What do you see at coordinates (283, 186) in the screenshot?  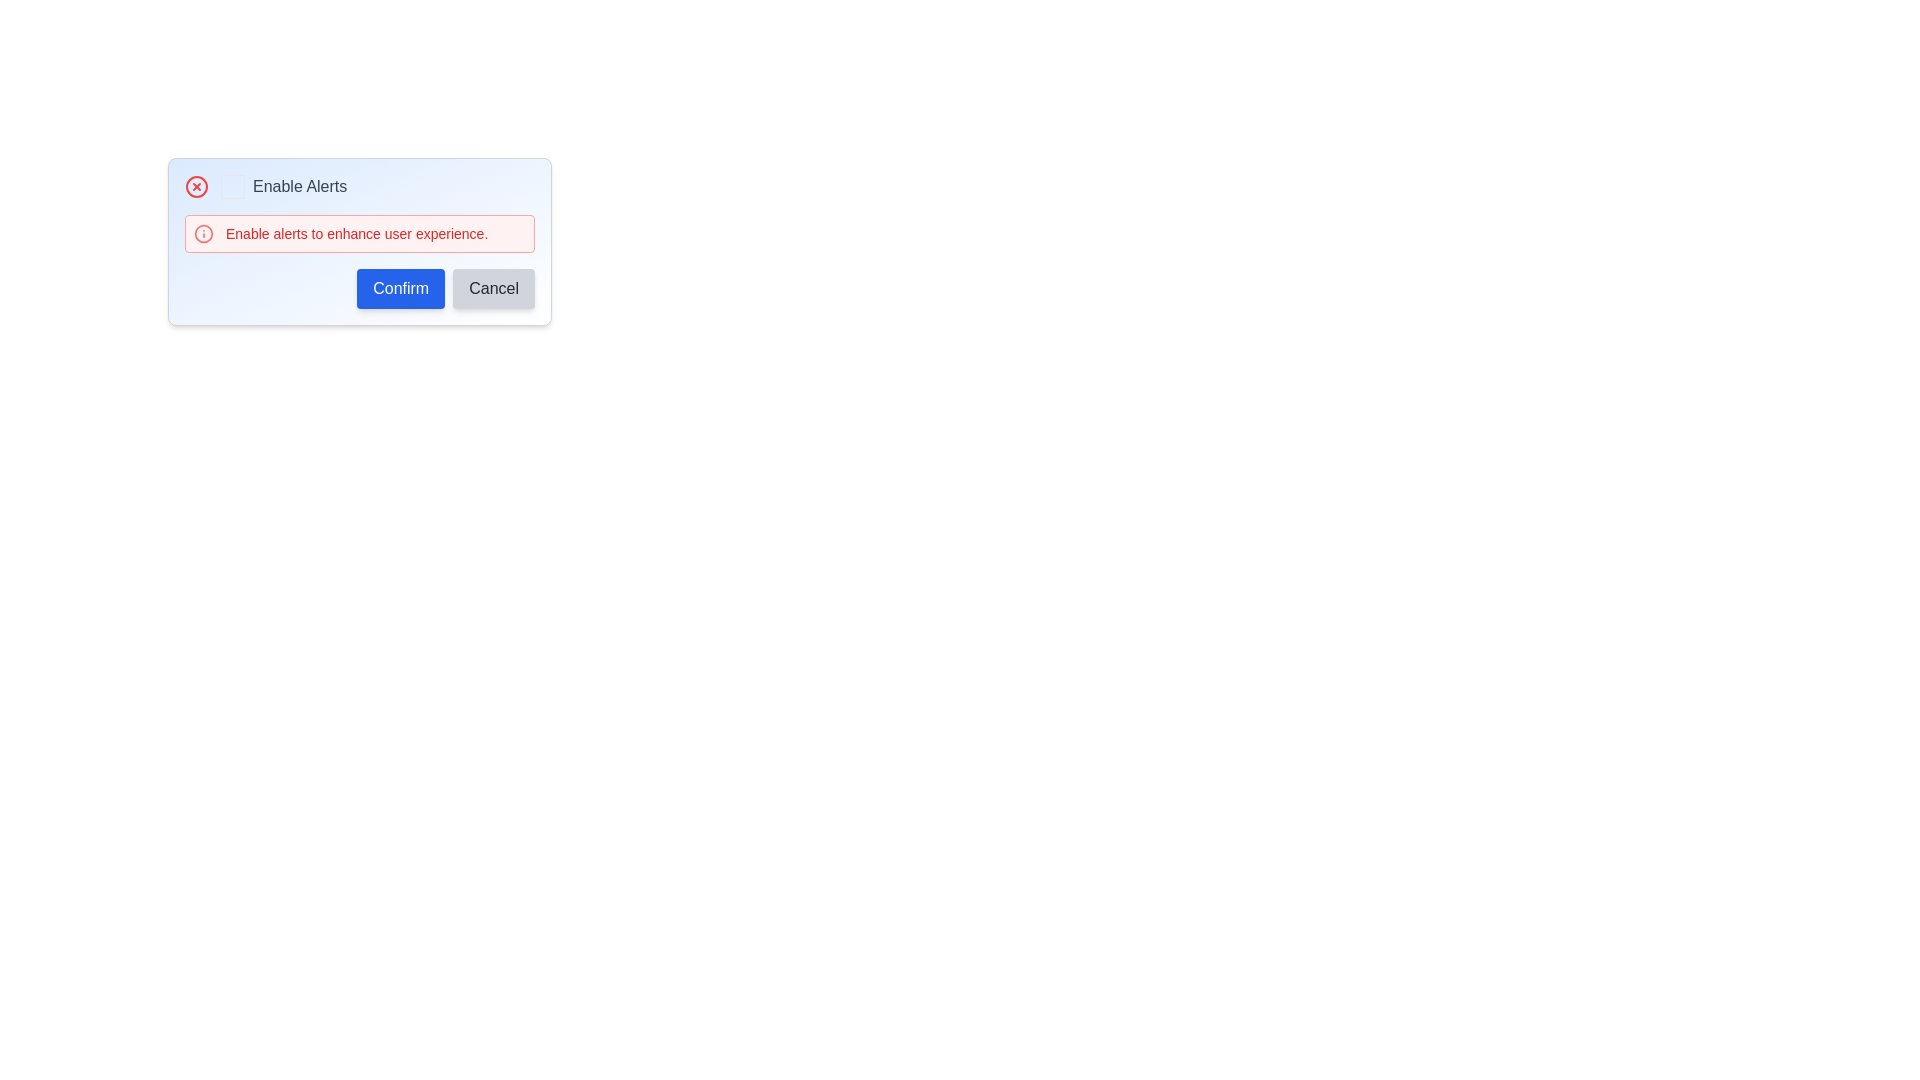 I see `the 'Enable Alerts' checkbox label` at bounding box center [283, 186].